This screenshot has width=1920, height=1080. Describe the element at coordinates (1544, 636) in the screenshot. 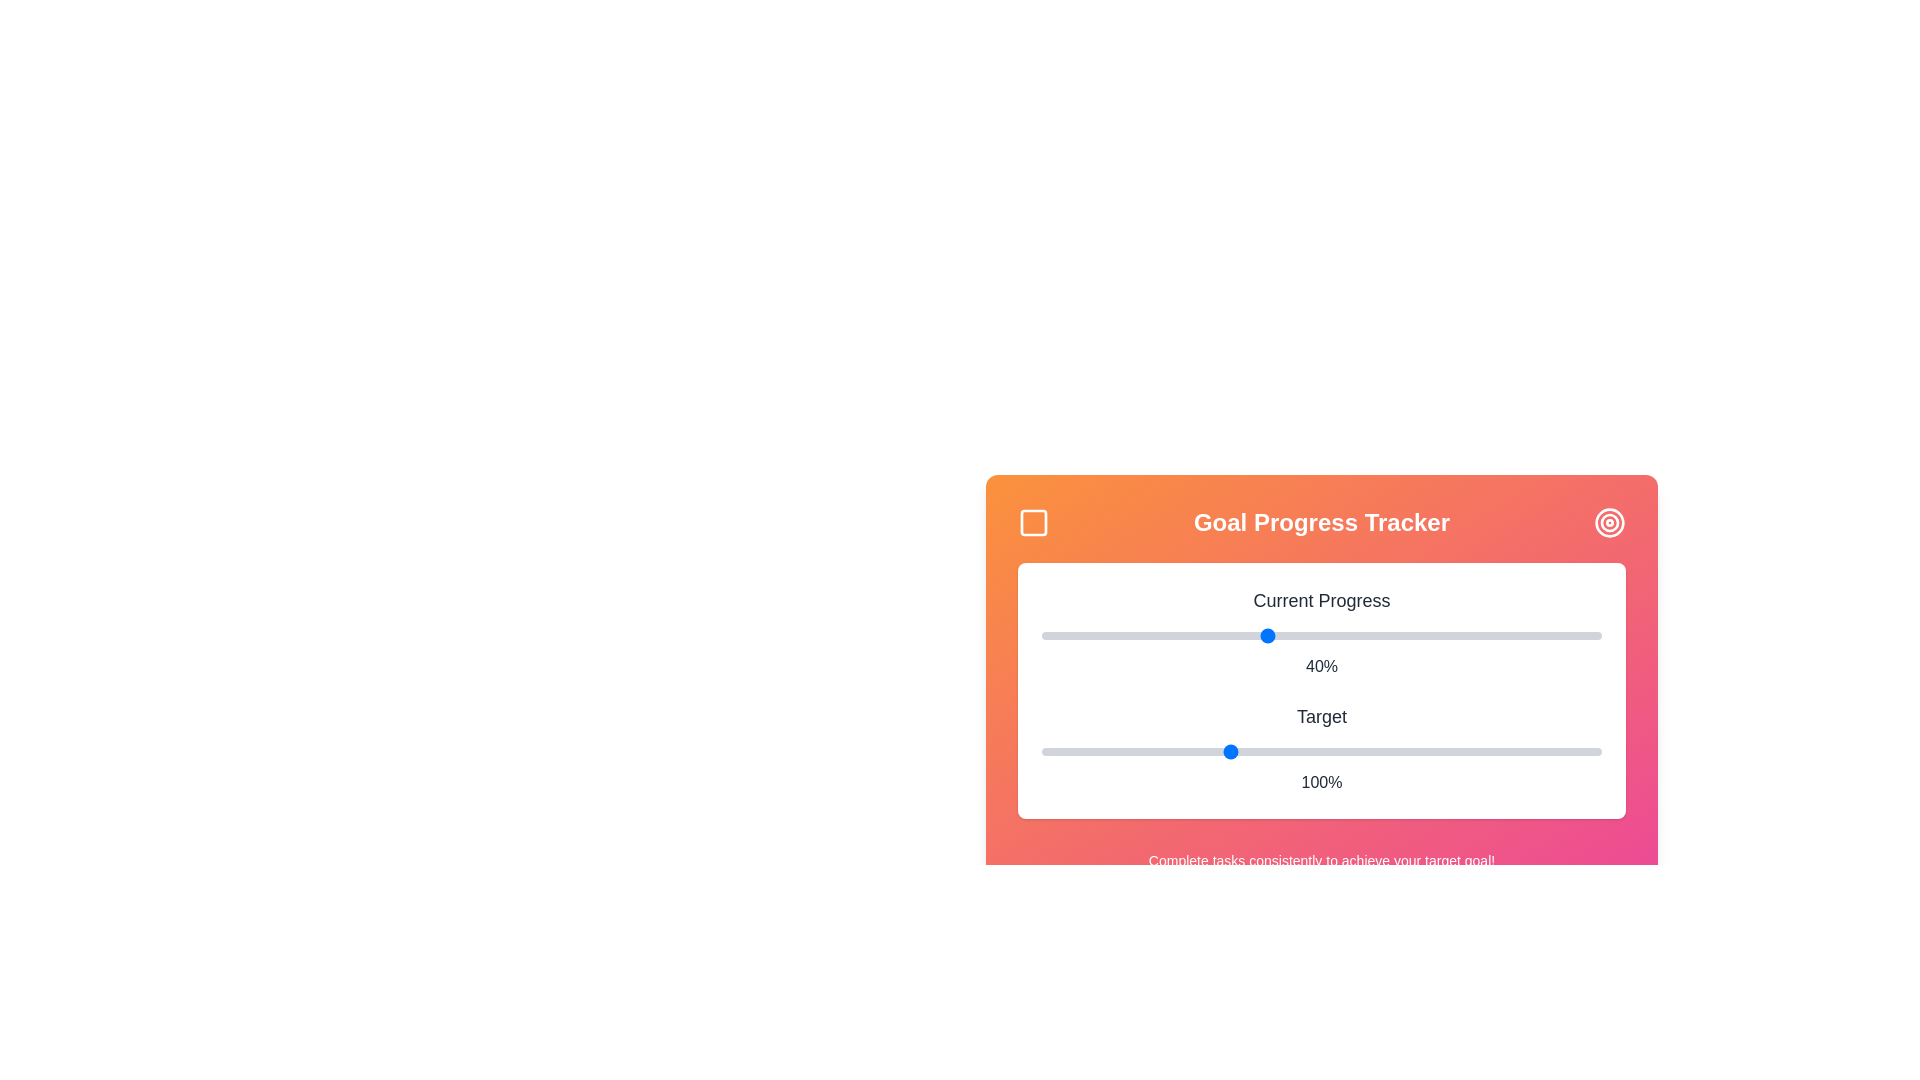

I see `the 'Current Progress' slider to 90%` at that location.